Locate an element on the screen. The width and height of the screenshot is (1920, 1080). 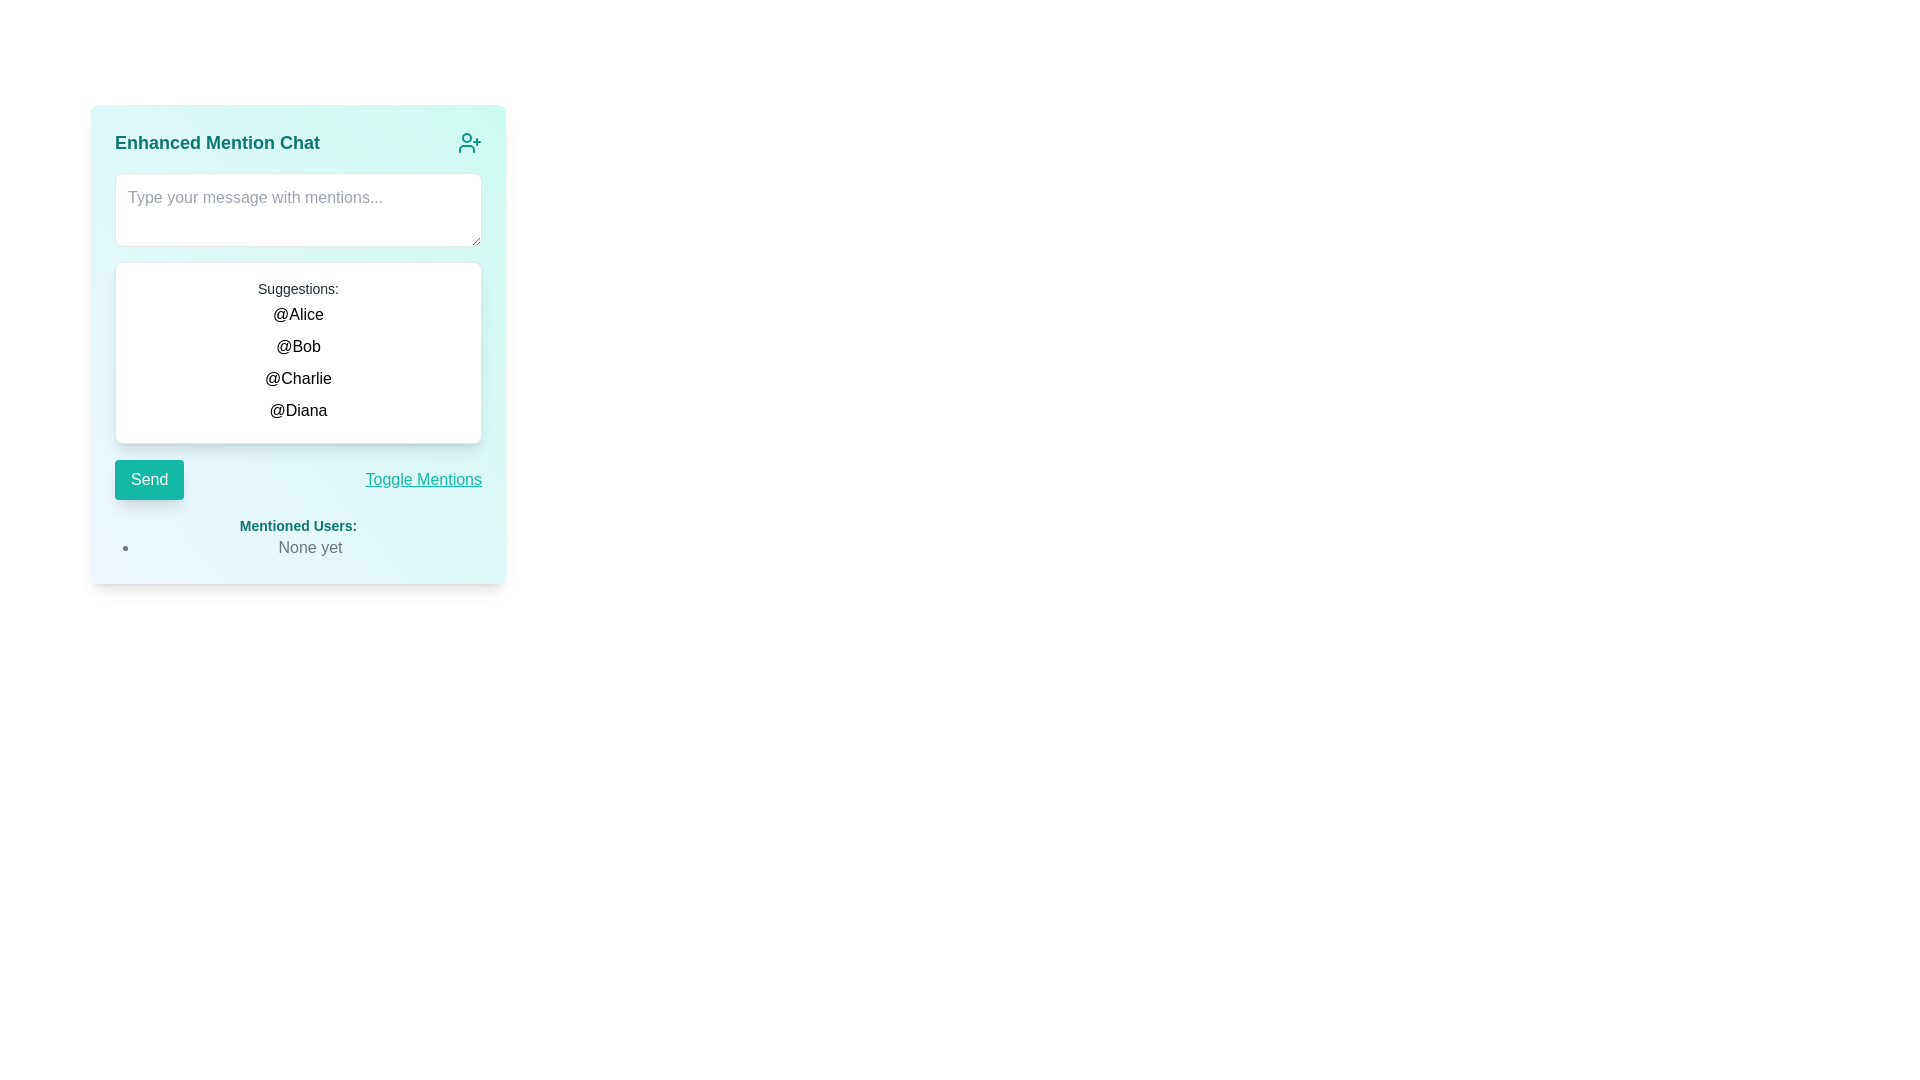
the text input field with the placeholder 'Type your message with mentions...' located below the title 'Enhanced Mention Chat' is located at coordinates (297, 209).